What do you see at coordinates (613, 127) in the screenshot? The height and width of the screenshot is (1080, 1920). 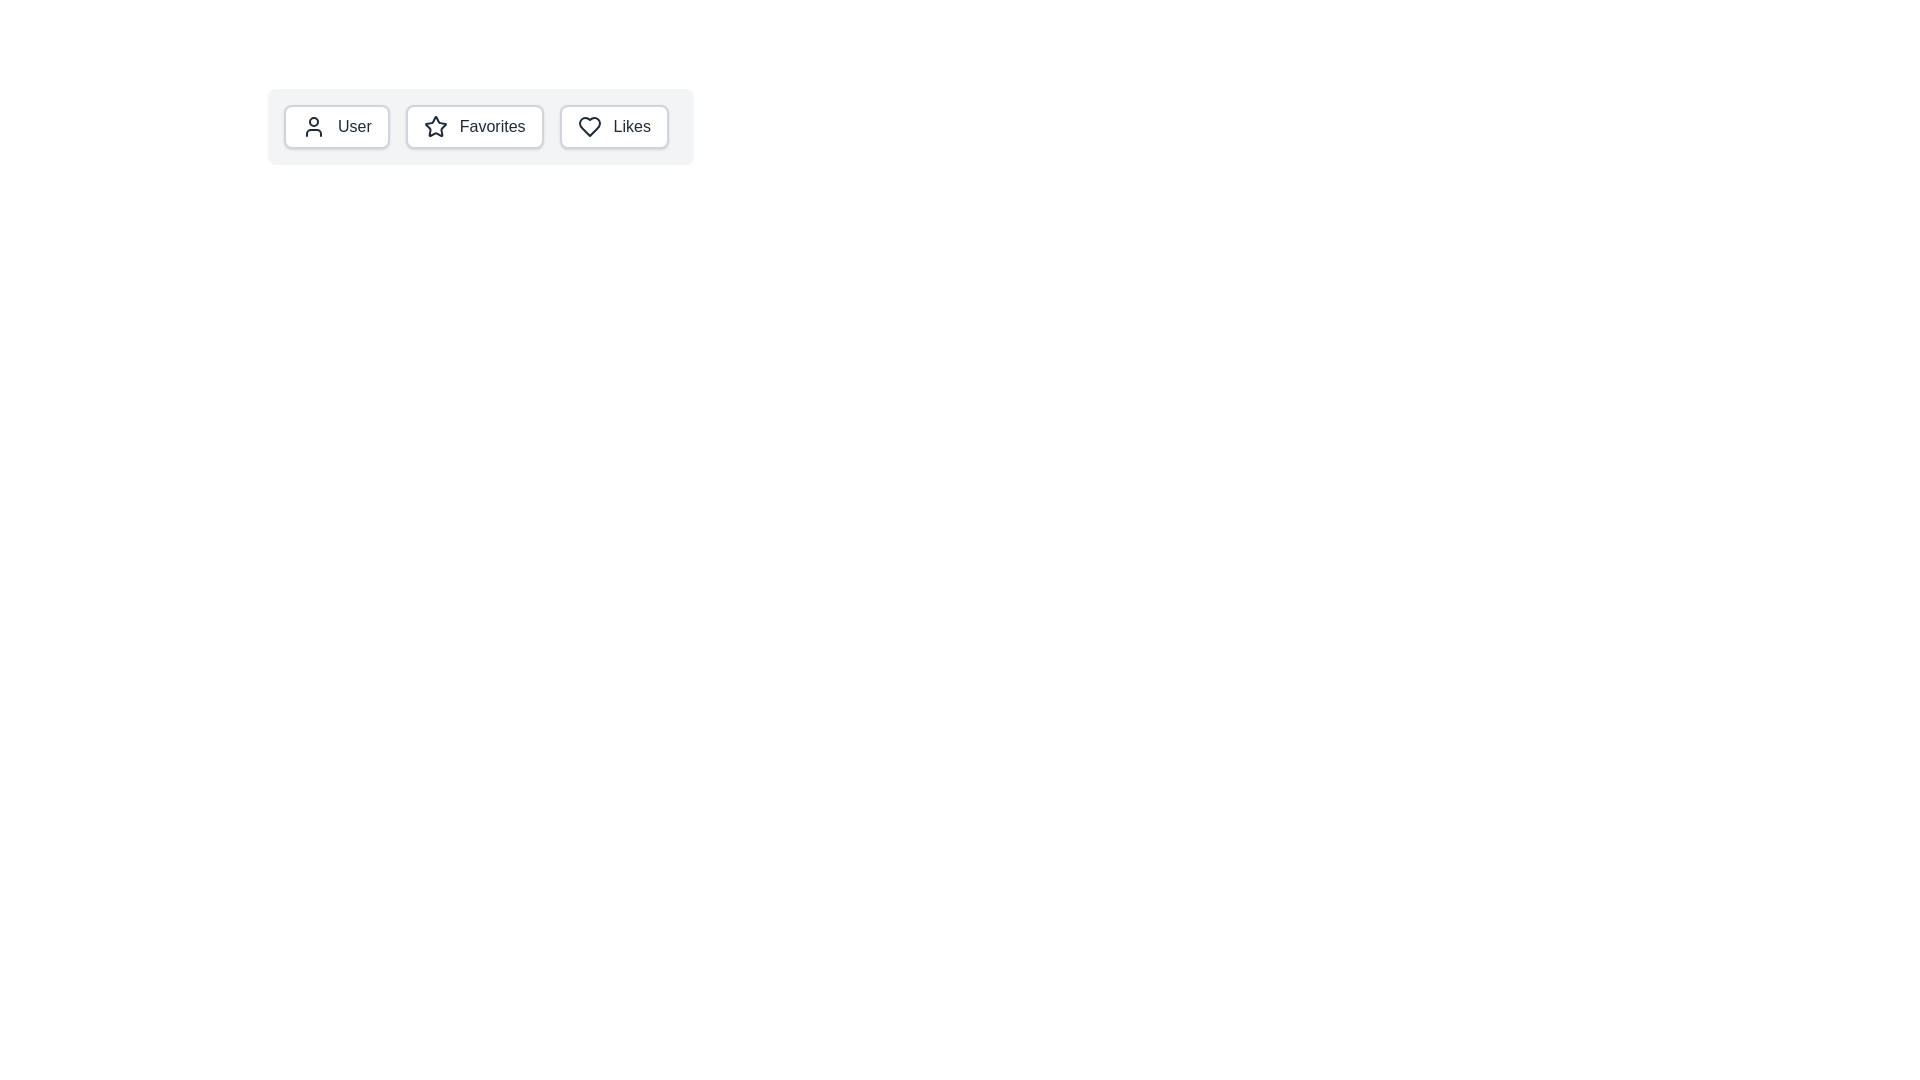 I see `the Likes chip to activate it` at bounding box center [613, 127].